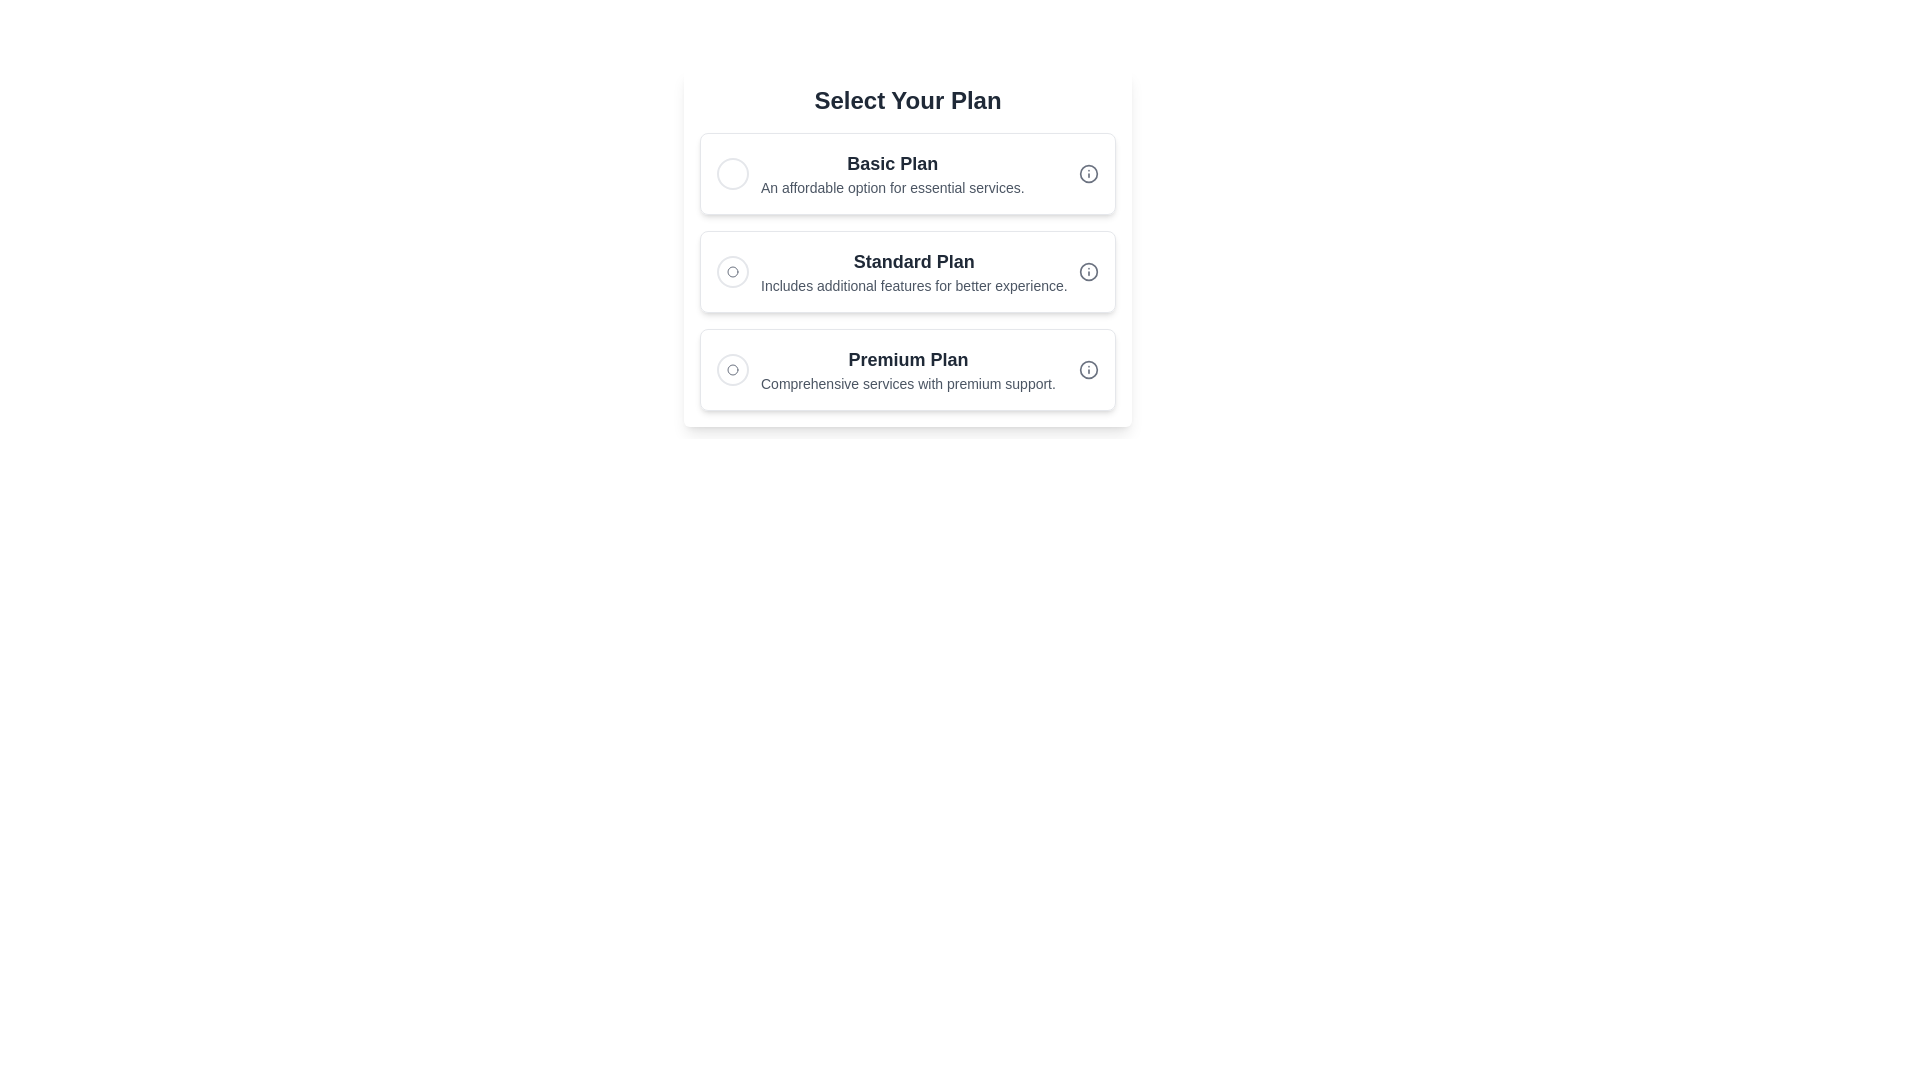  I want to click on the text label that reads 'Includes additional features for better experience.' which is positioned below the 'Standard Plan' title in a card-like section, so click(913, 285).